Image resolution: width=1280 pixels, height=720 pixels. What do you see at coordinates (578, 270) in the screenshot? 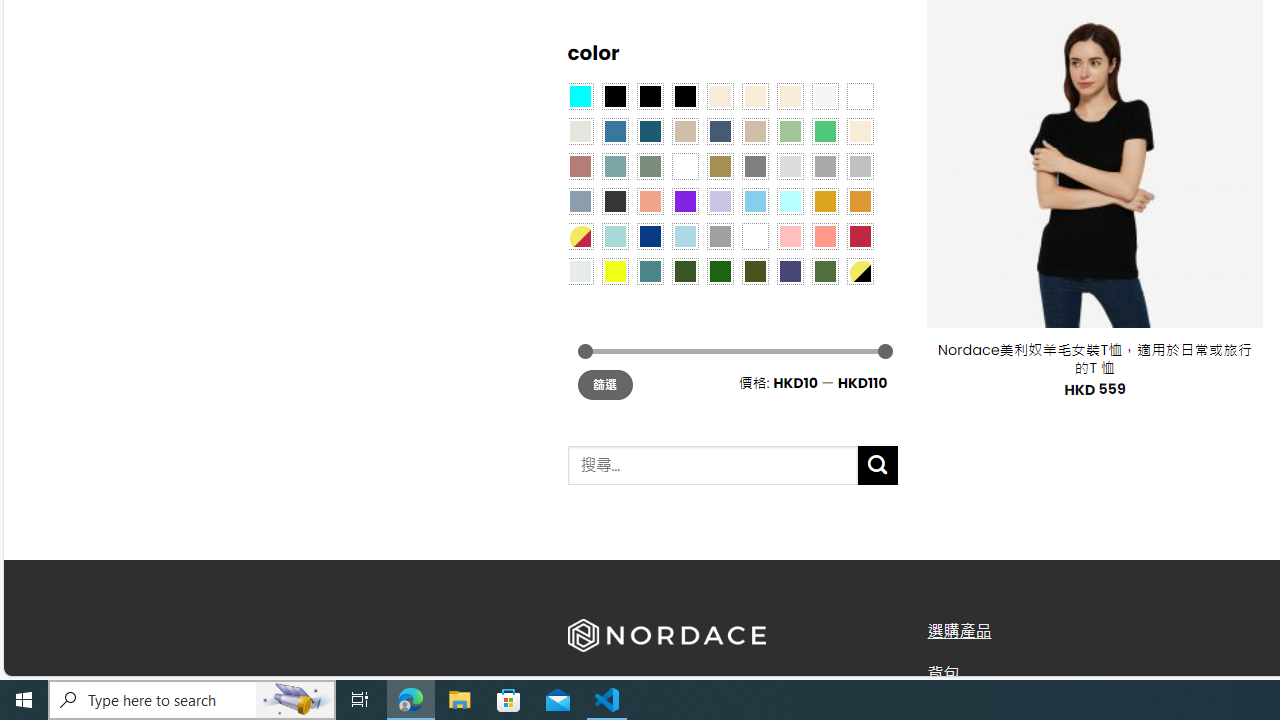
I see `'Dull Nickle'` at bounding box center [578, 270].